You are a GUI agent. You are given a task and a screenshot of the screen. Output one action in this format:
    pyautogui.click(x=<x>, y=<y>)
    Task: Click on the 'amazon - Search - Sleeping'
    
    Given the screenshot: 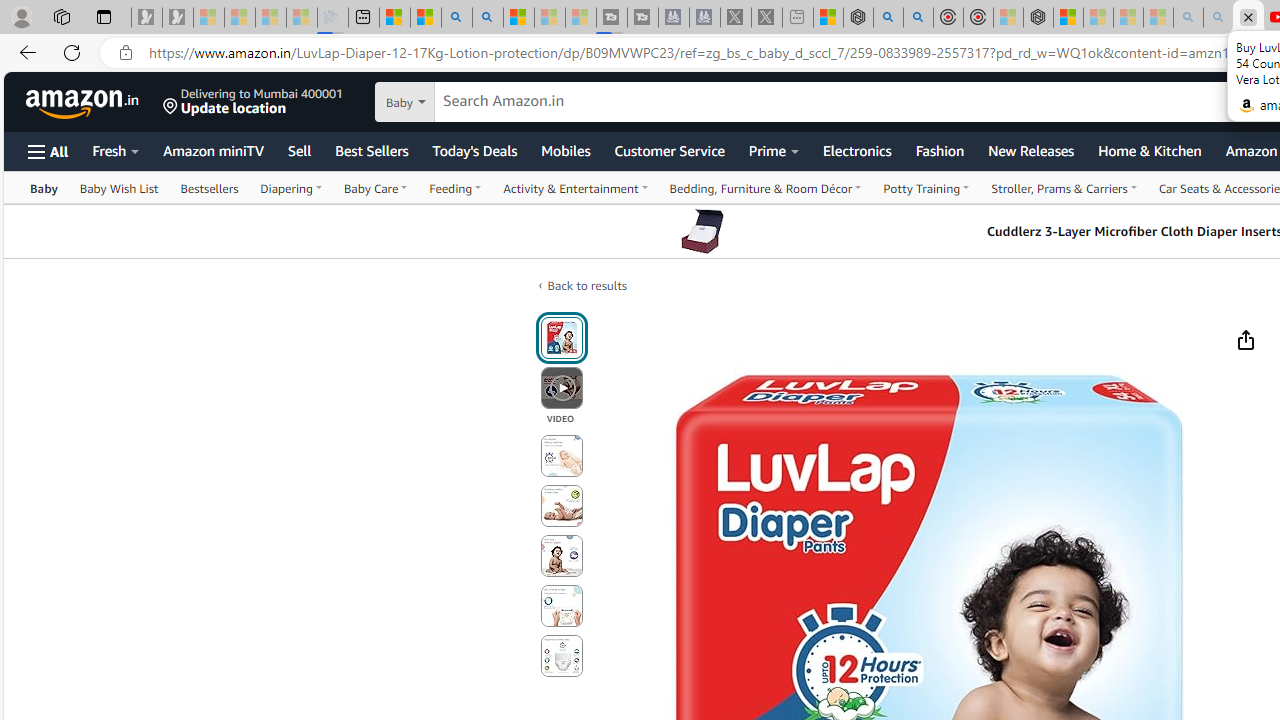 What is the action you would take?
    pyautogui.click(x=1188, y=17)
    